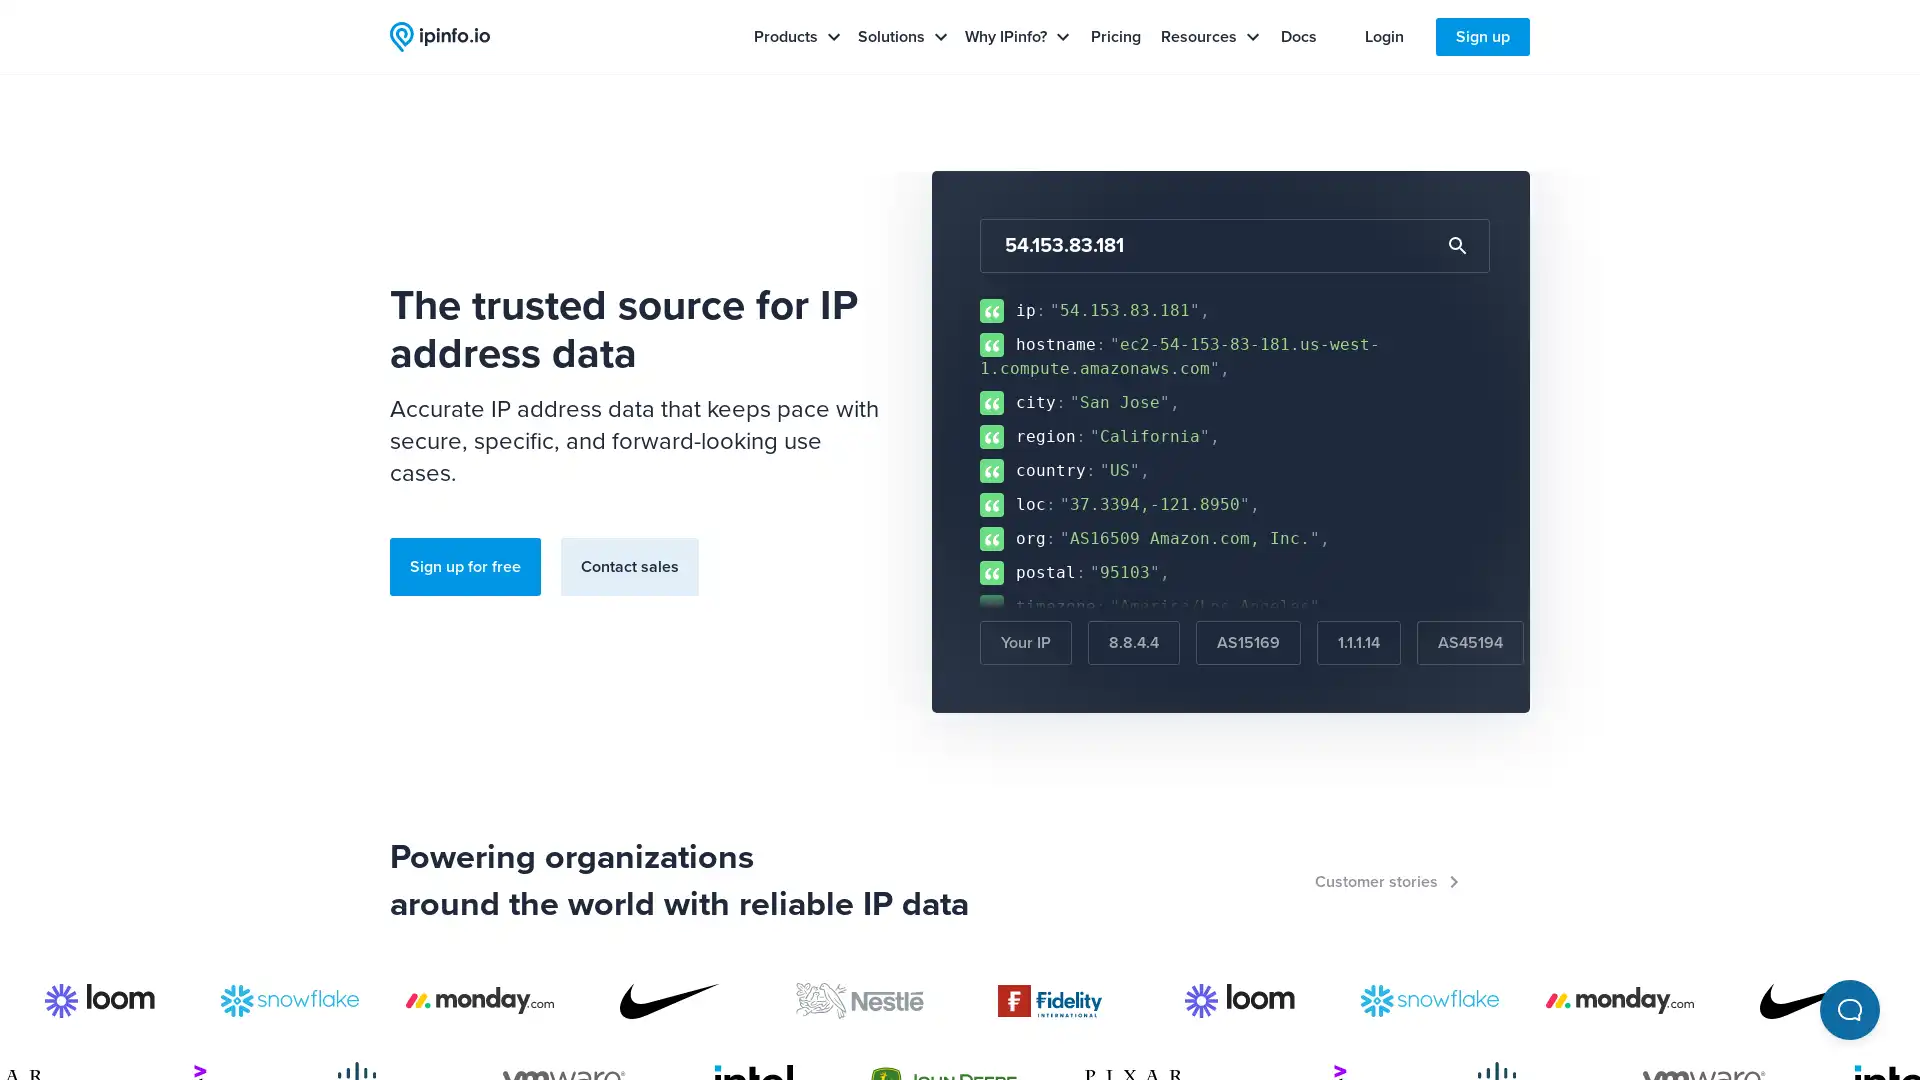 This screenshot has width=1920, height=1080. Describe the element at coordinates (1602, 643) in the screenshot. I see `68.87.41.40` at that location.